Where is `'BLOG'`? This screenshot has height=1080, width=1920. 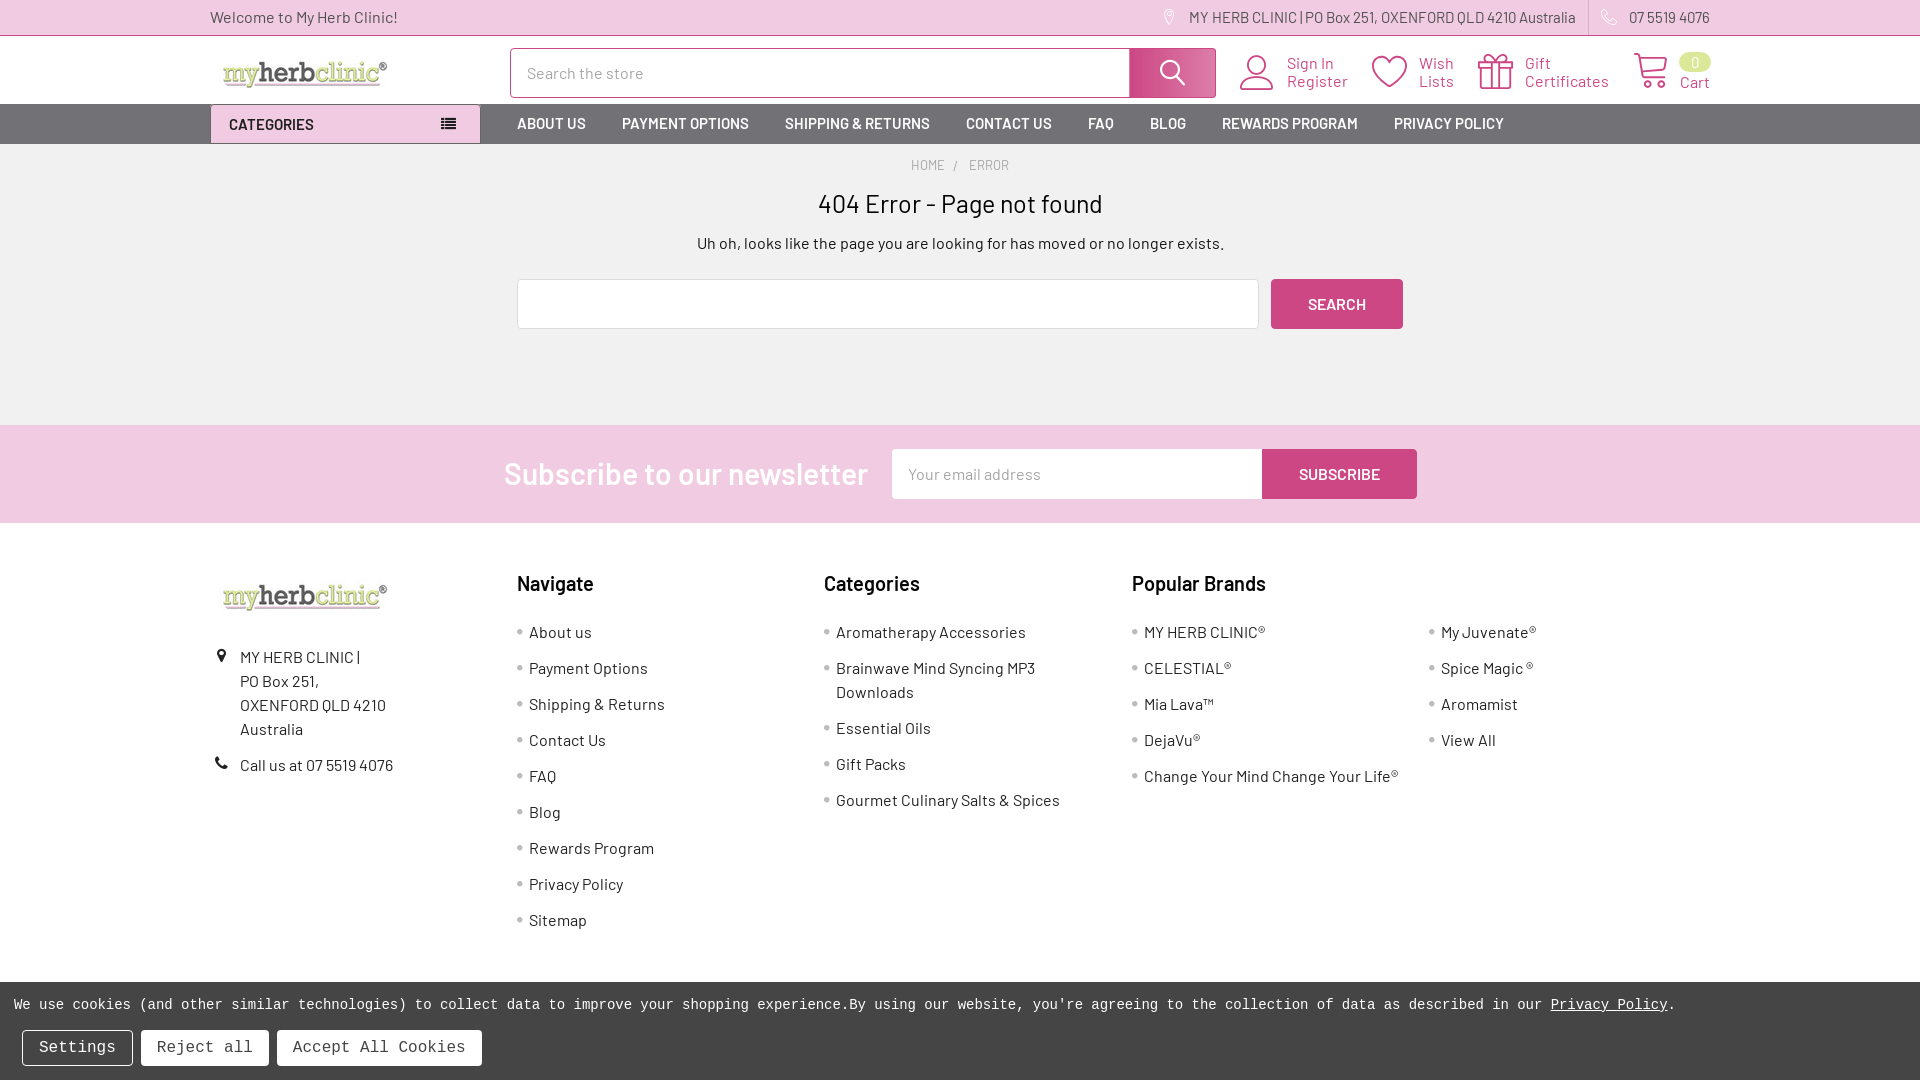 'BLOG' is located at coordinates (1167, 123).